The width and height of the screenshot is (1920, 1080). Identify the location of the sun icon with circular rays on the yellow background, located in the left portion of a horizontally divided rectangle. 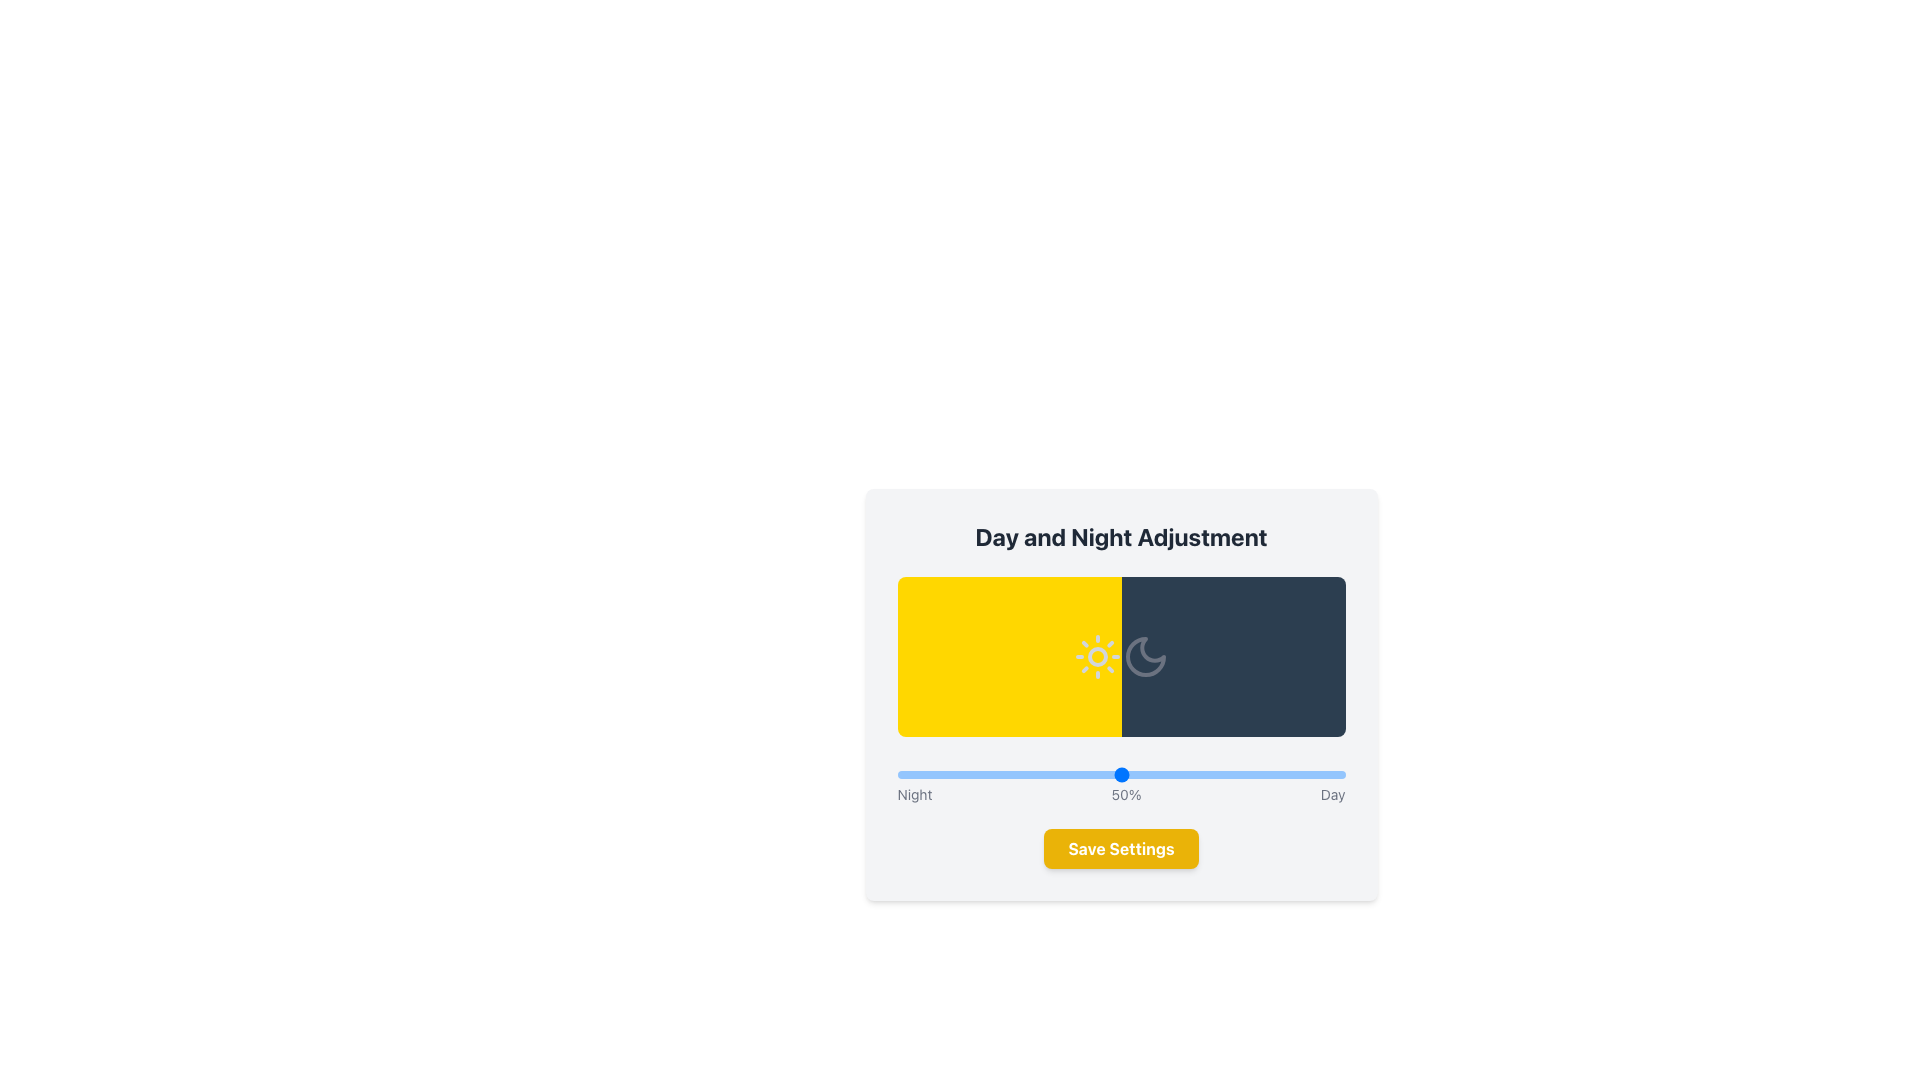
(1096, 656).